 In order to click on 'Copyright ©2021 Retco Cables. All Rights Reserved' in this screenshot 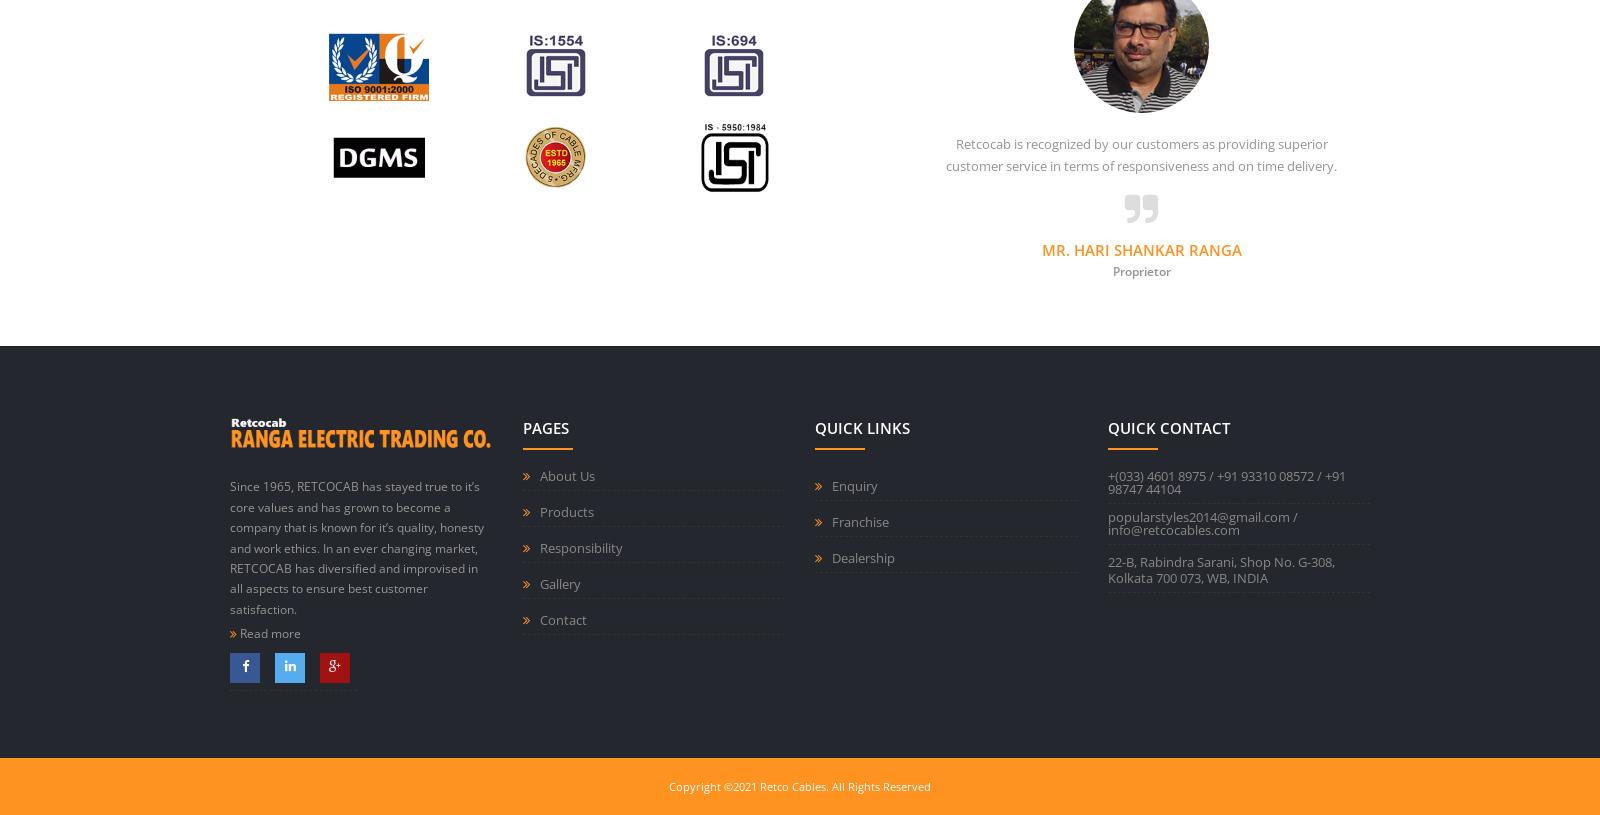, I will do `click(800, 786)`.